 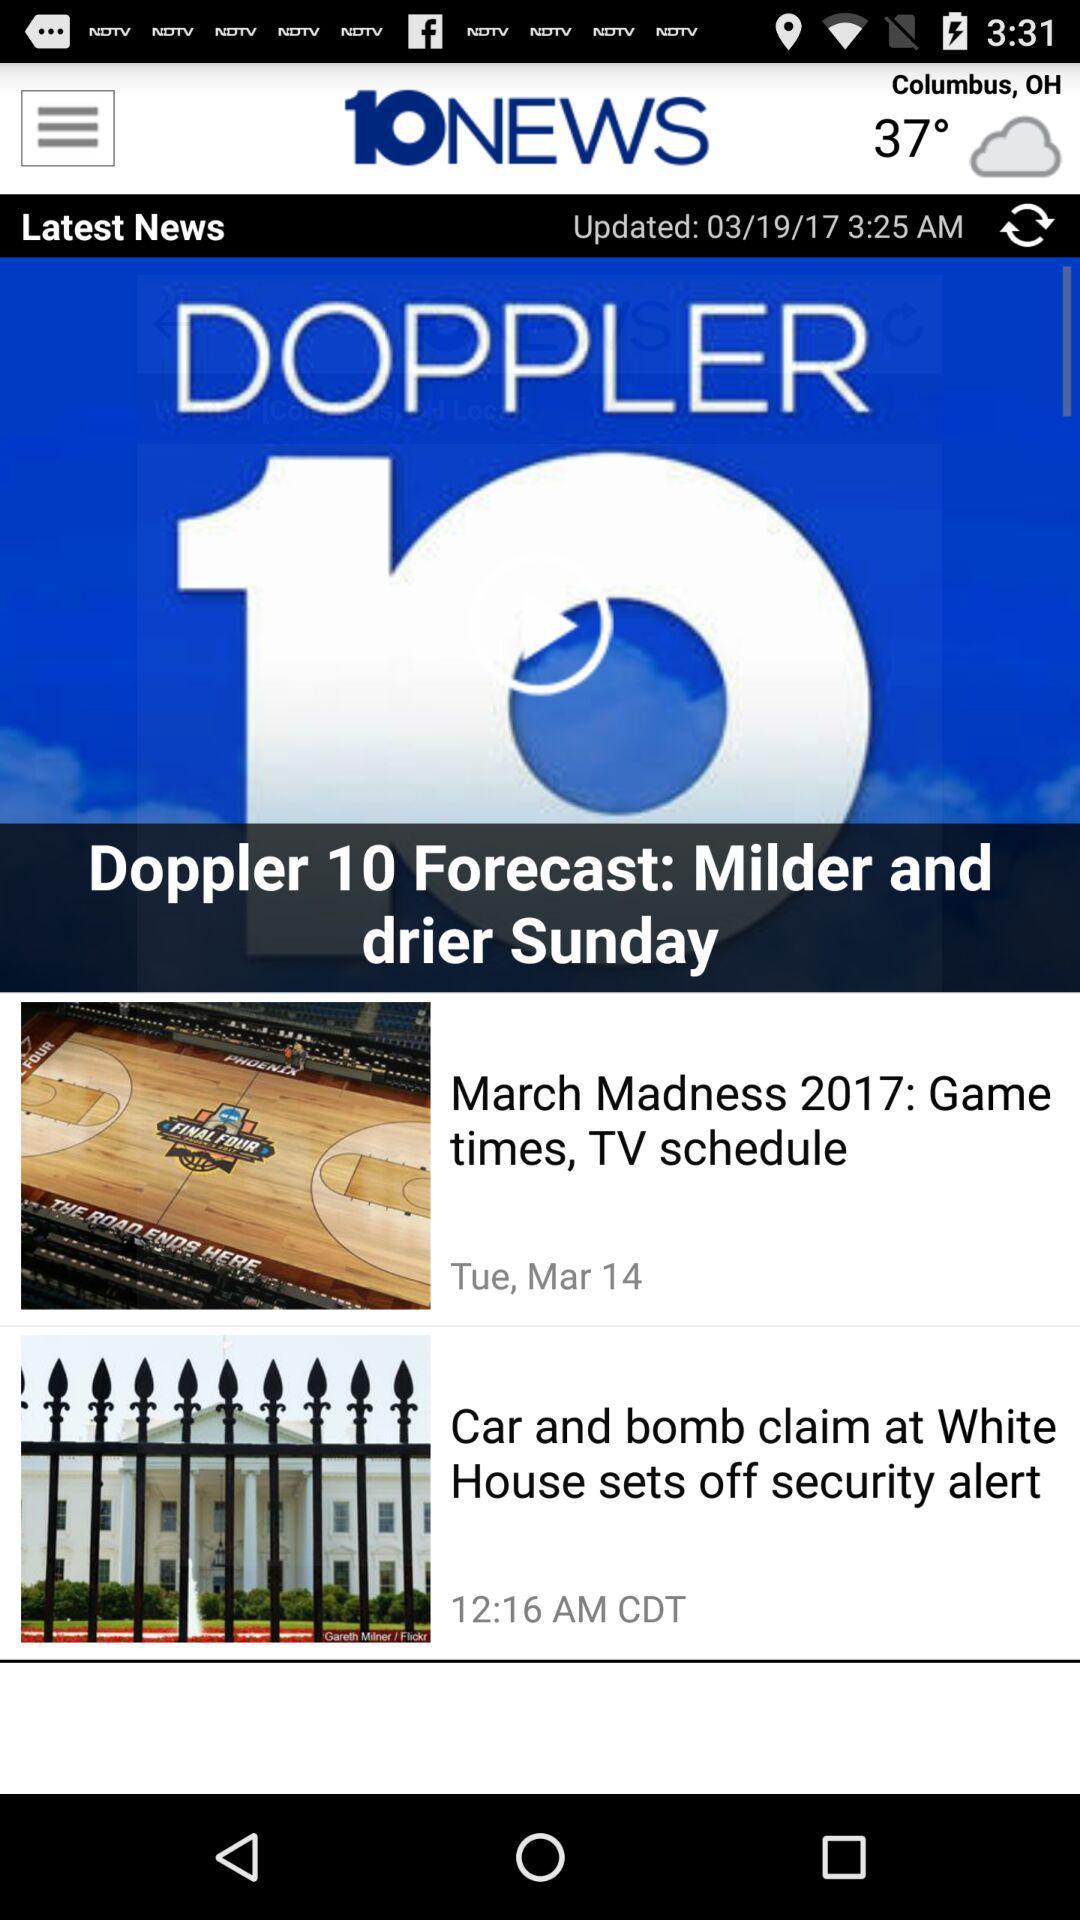 I want to click on the car and bomb item, so click(x=754, y=1451).